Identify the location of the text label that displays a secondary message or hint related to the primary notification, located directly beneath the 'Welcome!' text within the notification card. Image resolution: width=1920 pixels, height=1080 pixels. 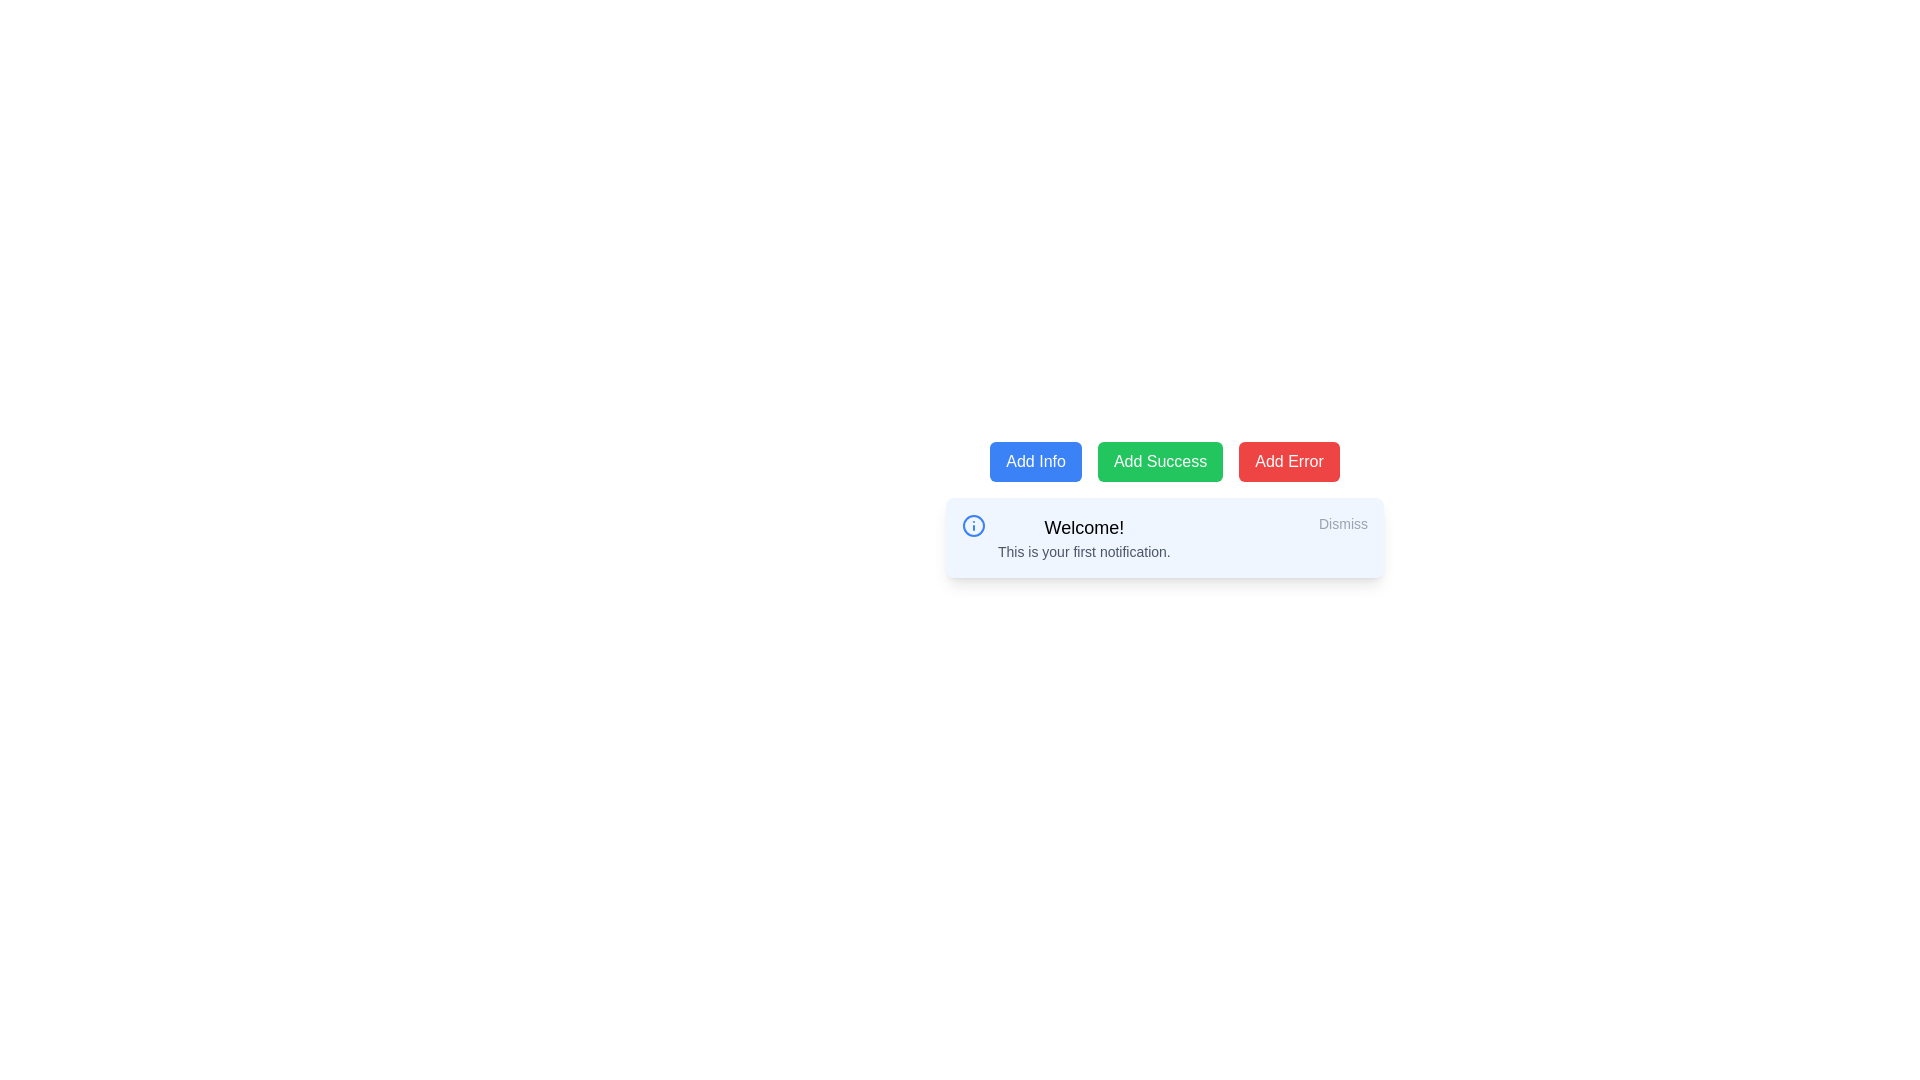
(1083, 551).